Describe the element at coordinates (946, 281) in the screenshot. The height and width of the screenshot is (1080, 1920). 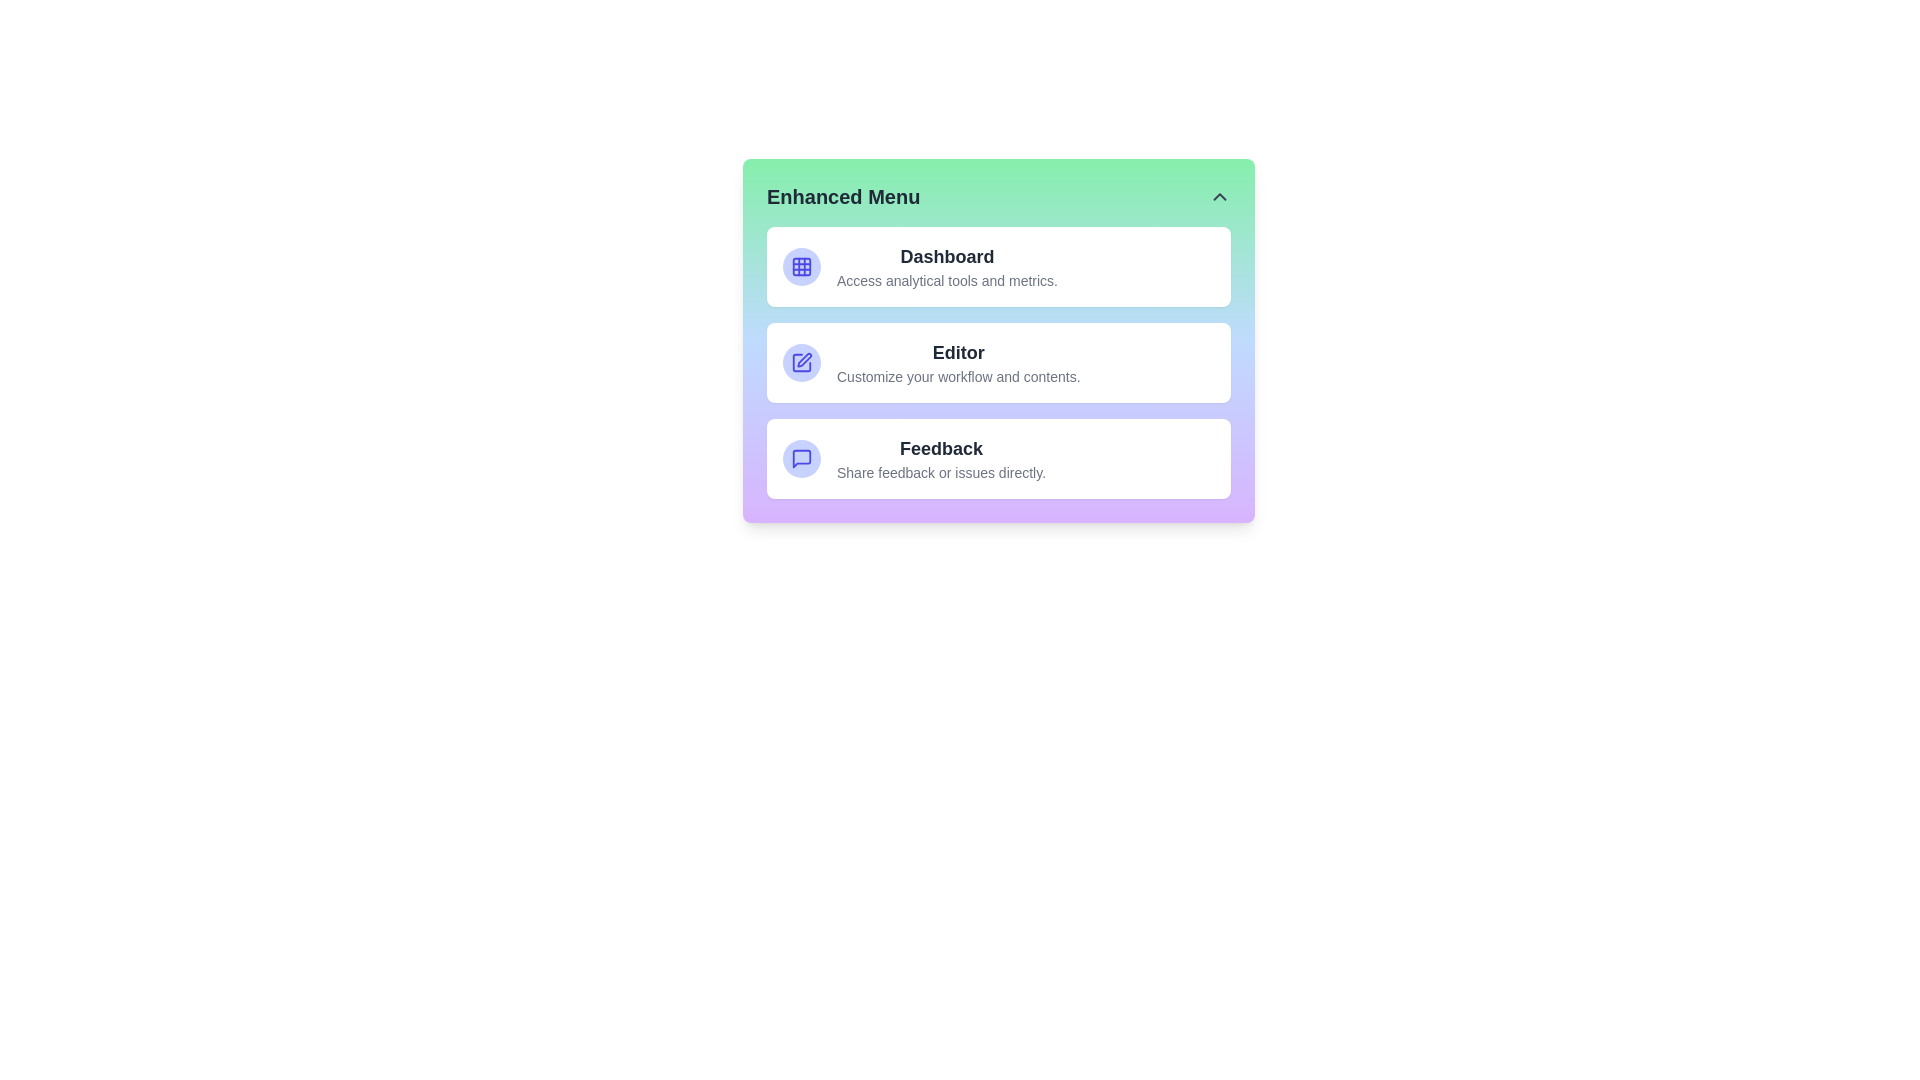
I see `the descriptive text under the menu item Dashboard` at that location.